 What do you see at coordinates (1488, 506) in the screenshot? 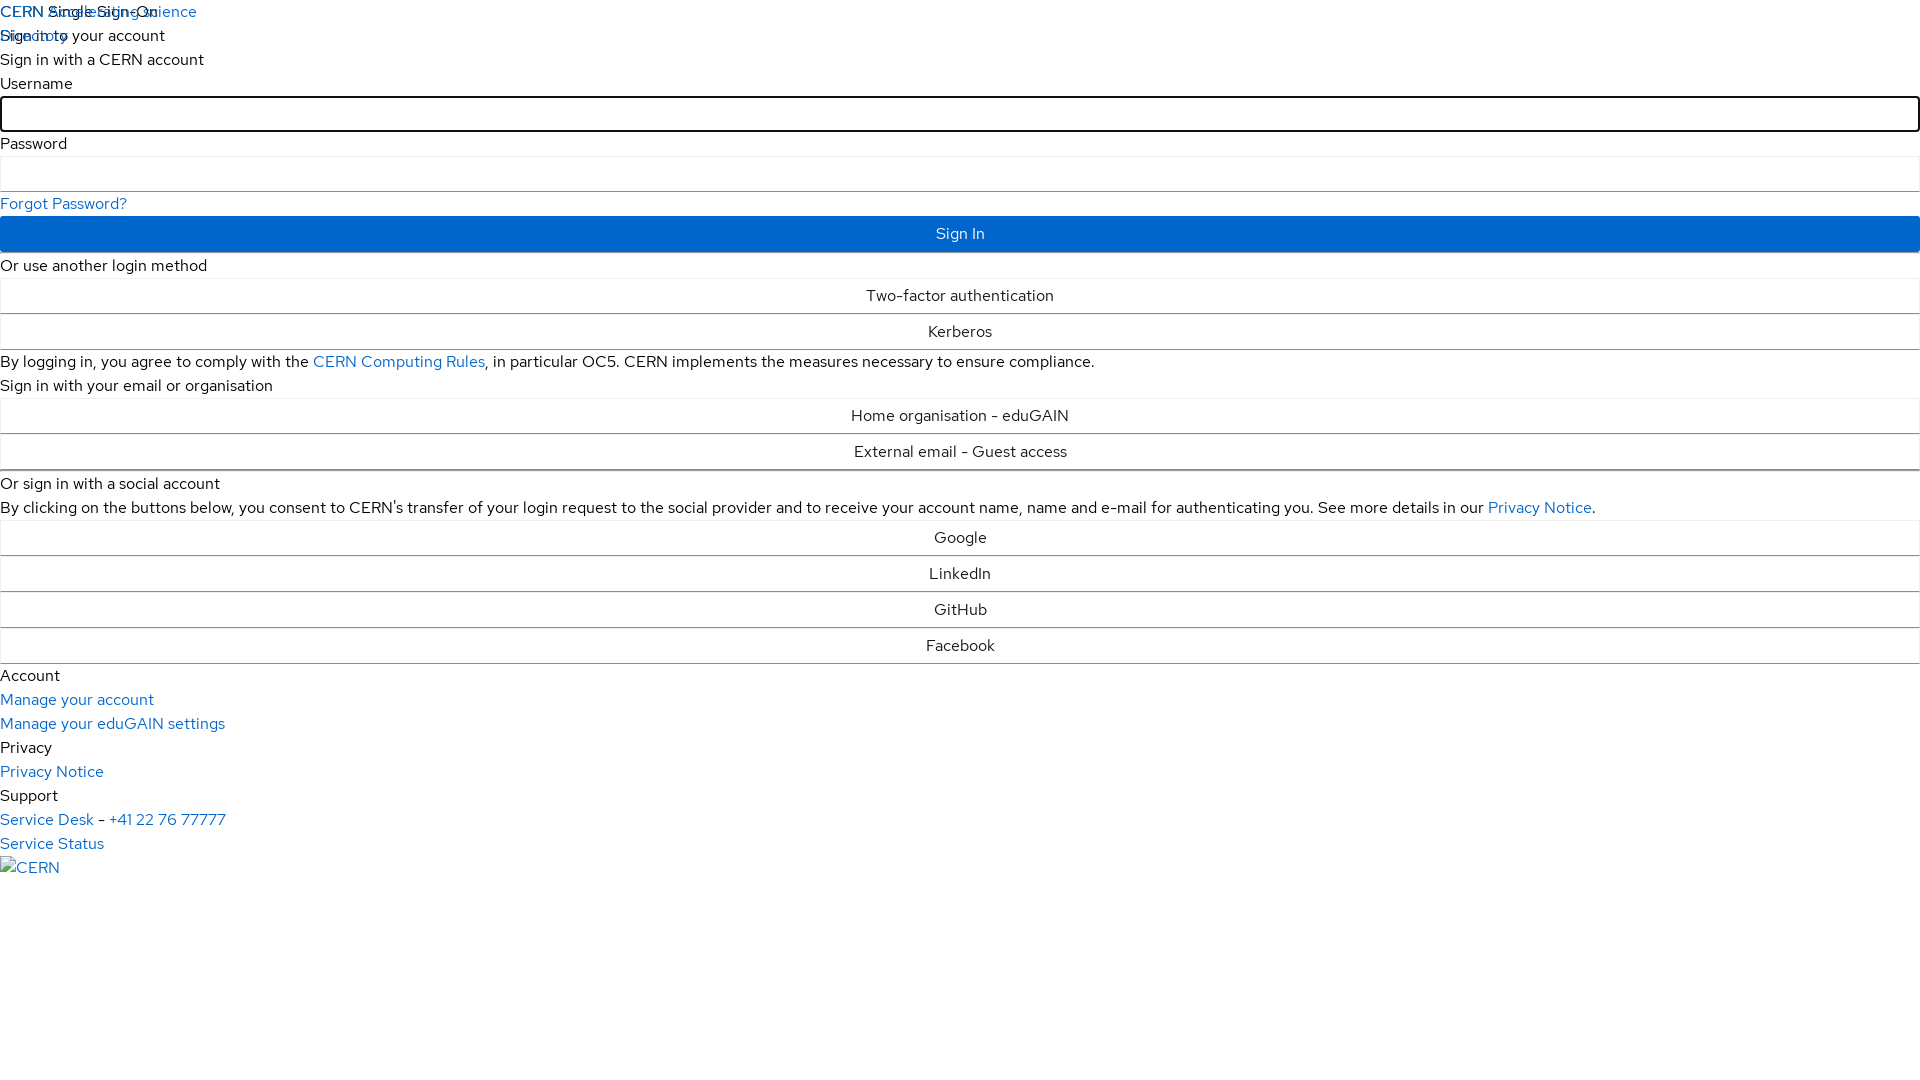
I see `'Privacy Notice'` at bounding box center [1488, 506].